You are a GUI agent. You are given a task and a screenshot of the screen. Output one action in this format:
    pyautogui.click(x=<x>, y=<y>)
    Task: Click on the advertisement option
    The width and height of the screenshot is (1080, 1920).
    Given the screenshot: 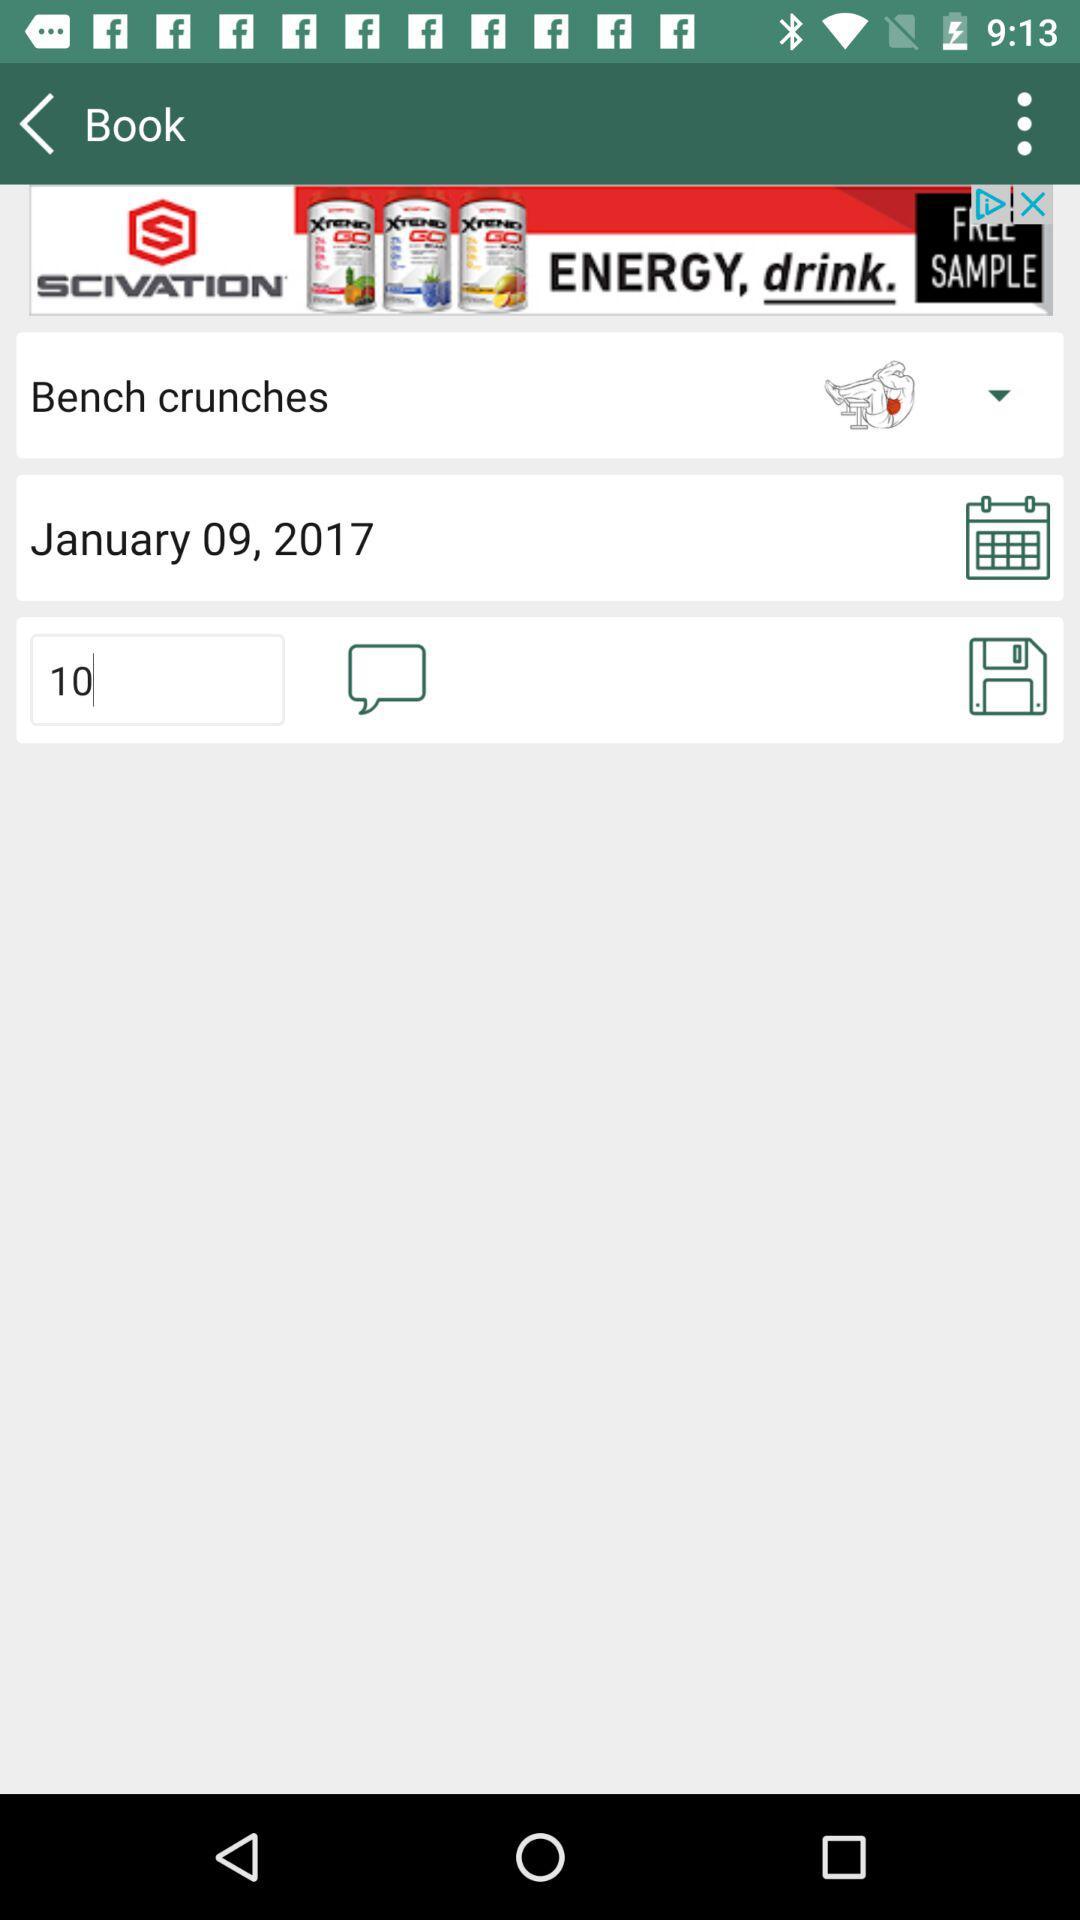 What is the action you would take?
    pyautogui.click(x=540, y=249)
    